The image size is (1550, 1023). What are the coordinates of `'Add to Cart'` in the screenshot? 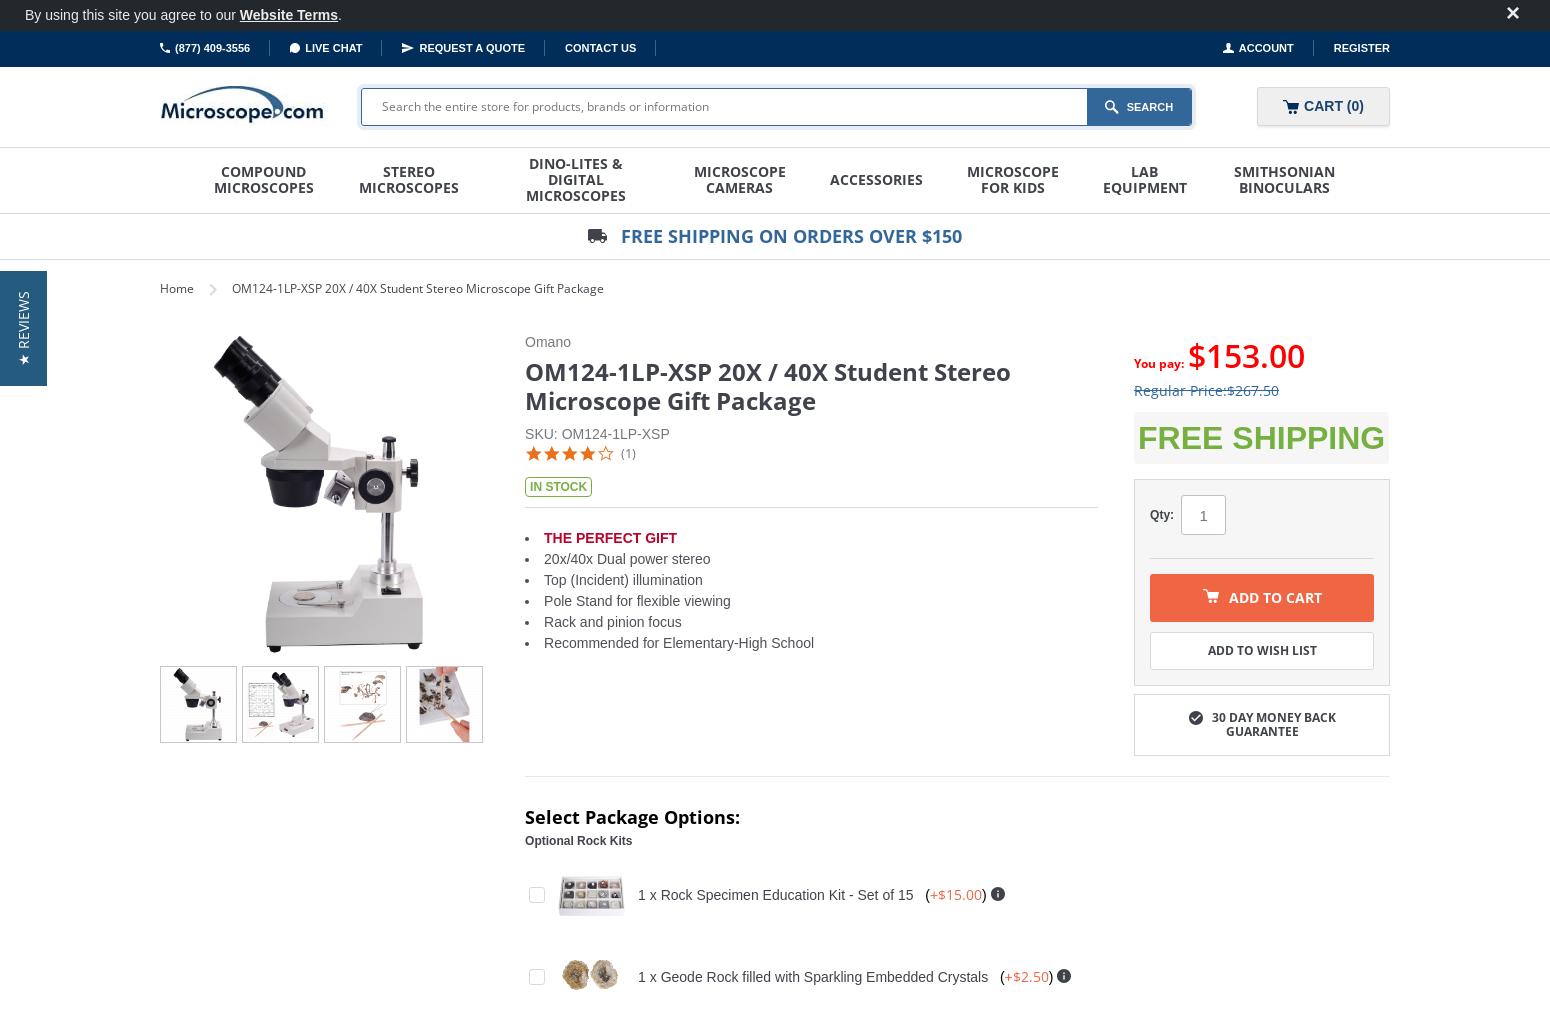 It's located at (1273, 596).